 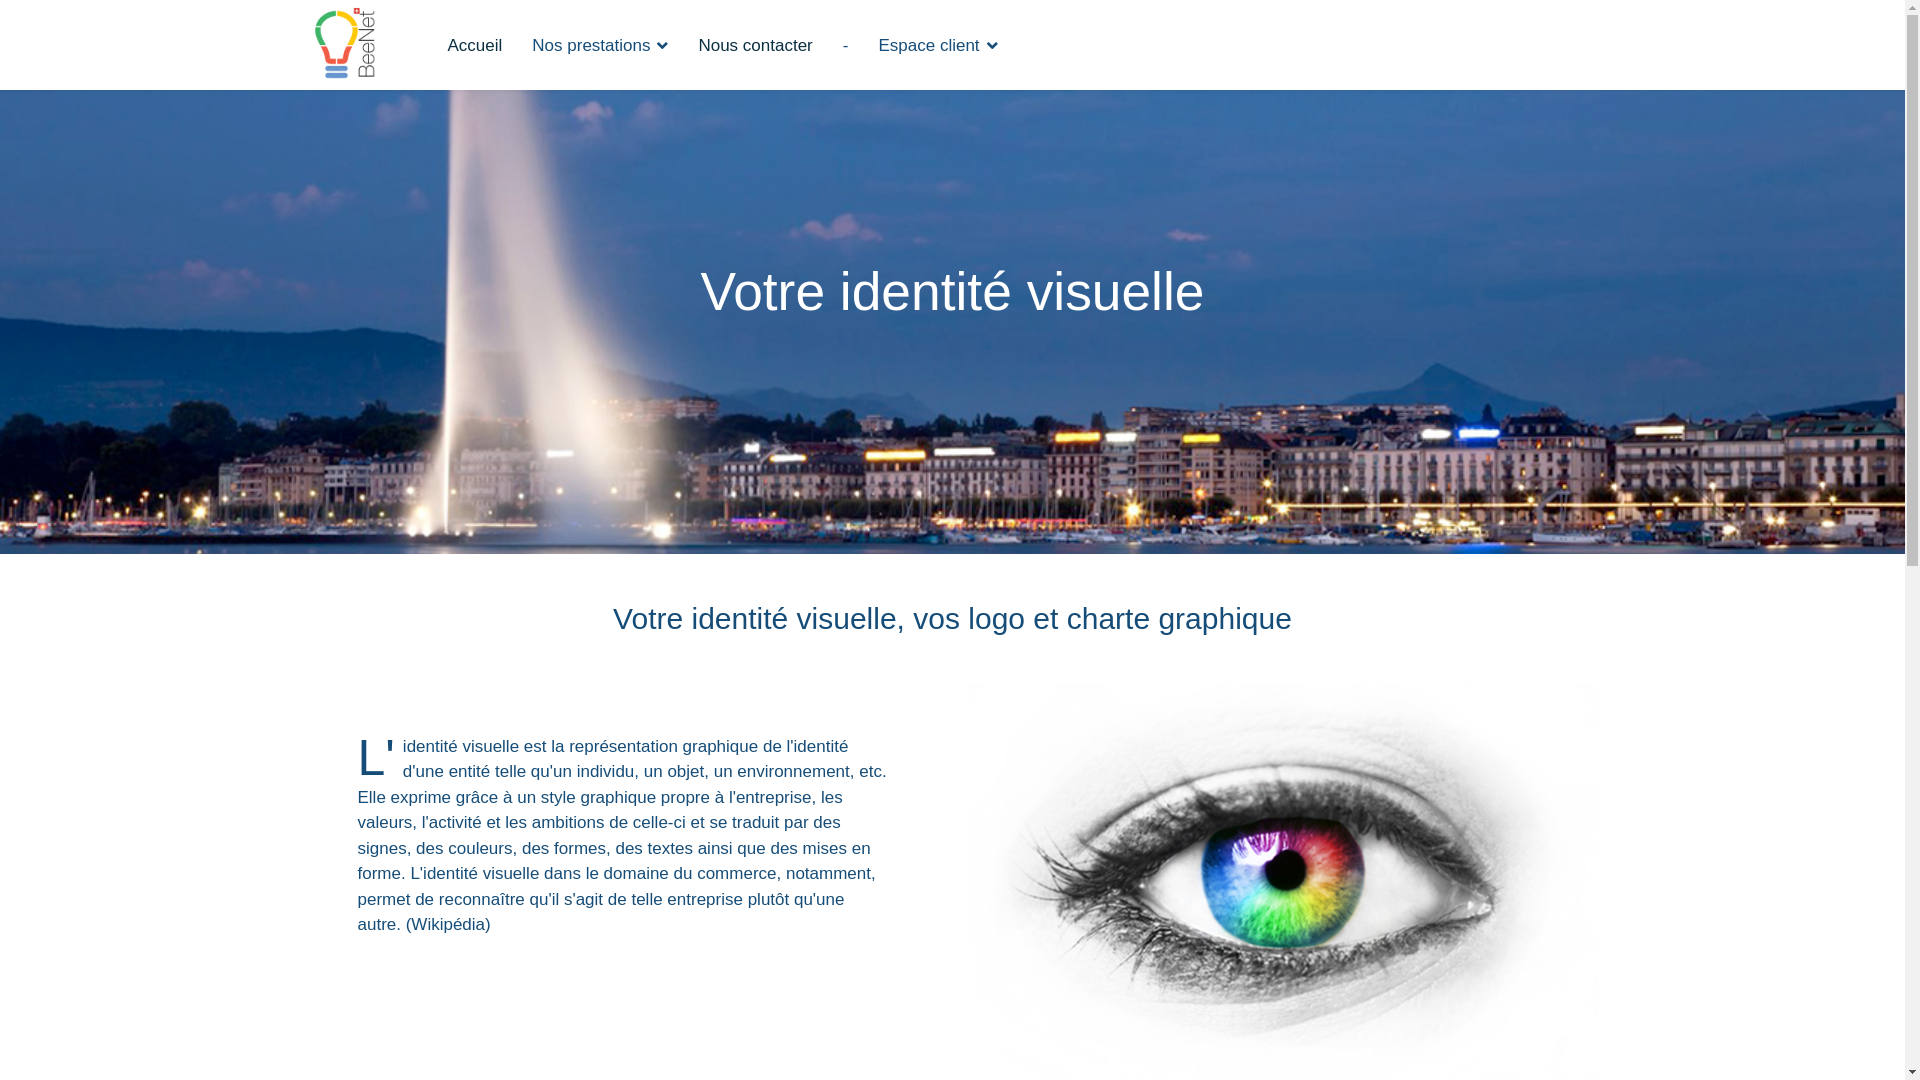 What do you see at coordinates (473, 45) in the screenshot?
I see `'Accueil'` at bounding box center [473, 45].